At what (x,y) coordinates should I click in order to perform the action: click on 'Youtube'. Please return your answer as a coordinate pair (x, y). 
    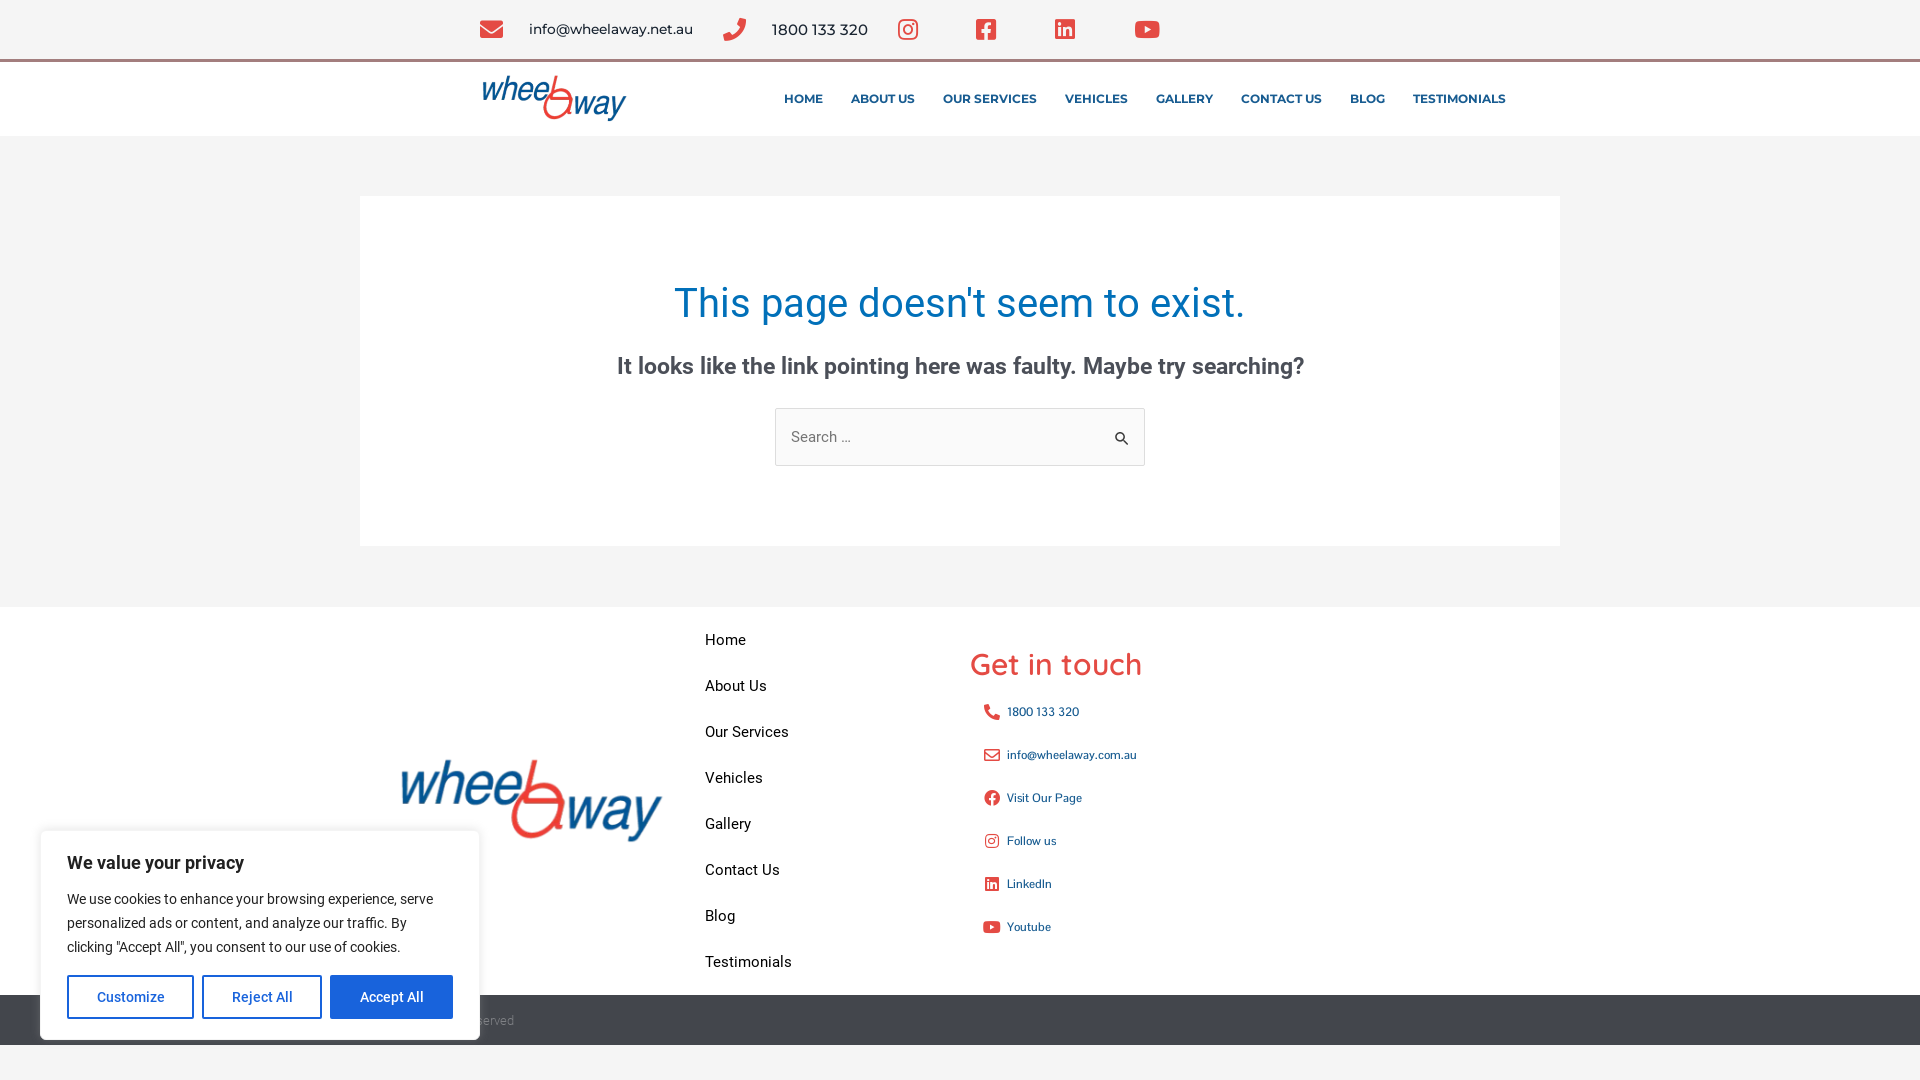
    Looking at the image, I should click on (1433, 1020).